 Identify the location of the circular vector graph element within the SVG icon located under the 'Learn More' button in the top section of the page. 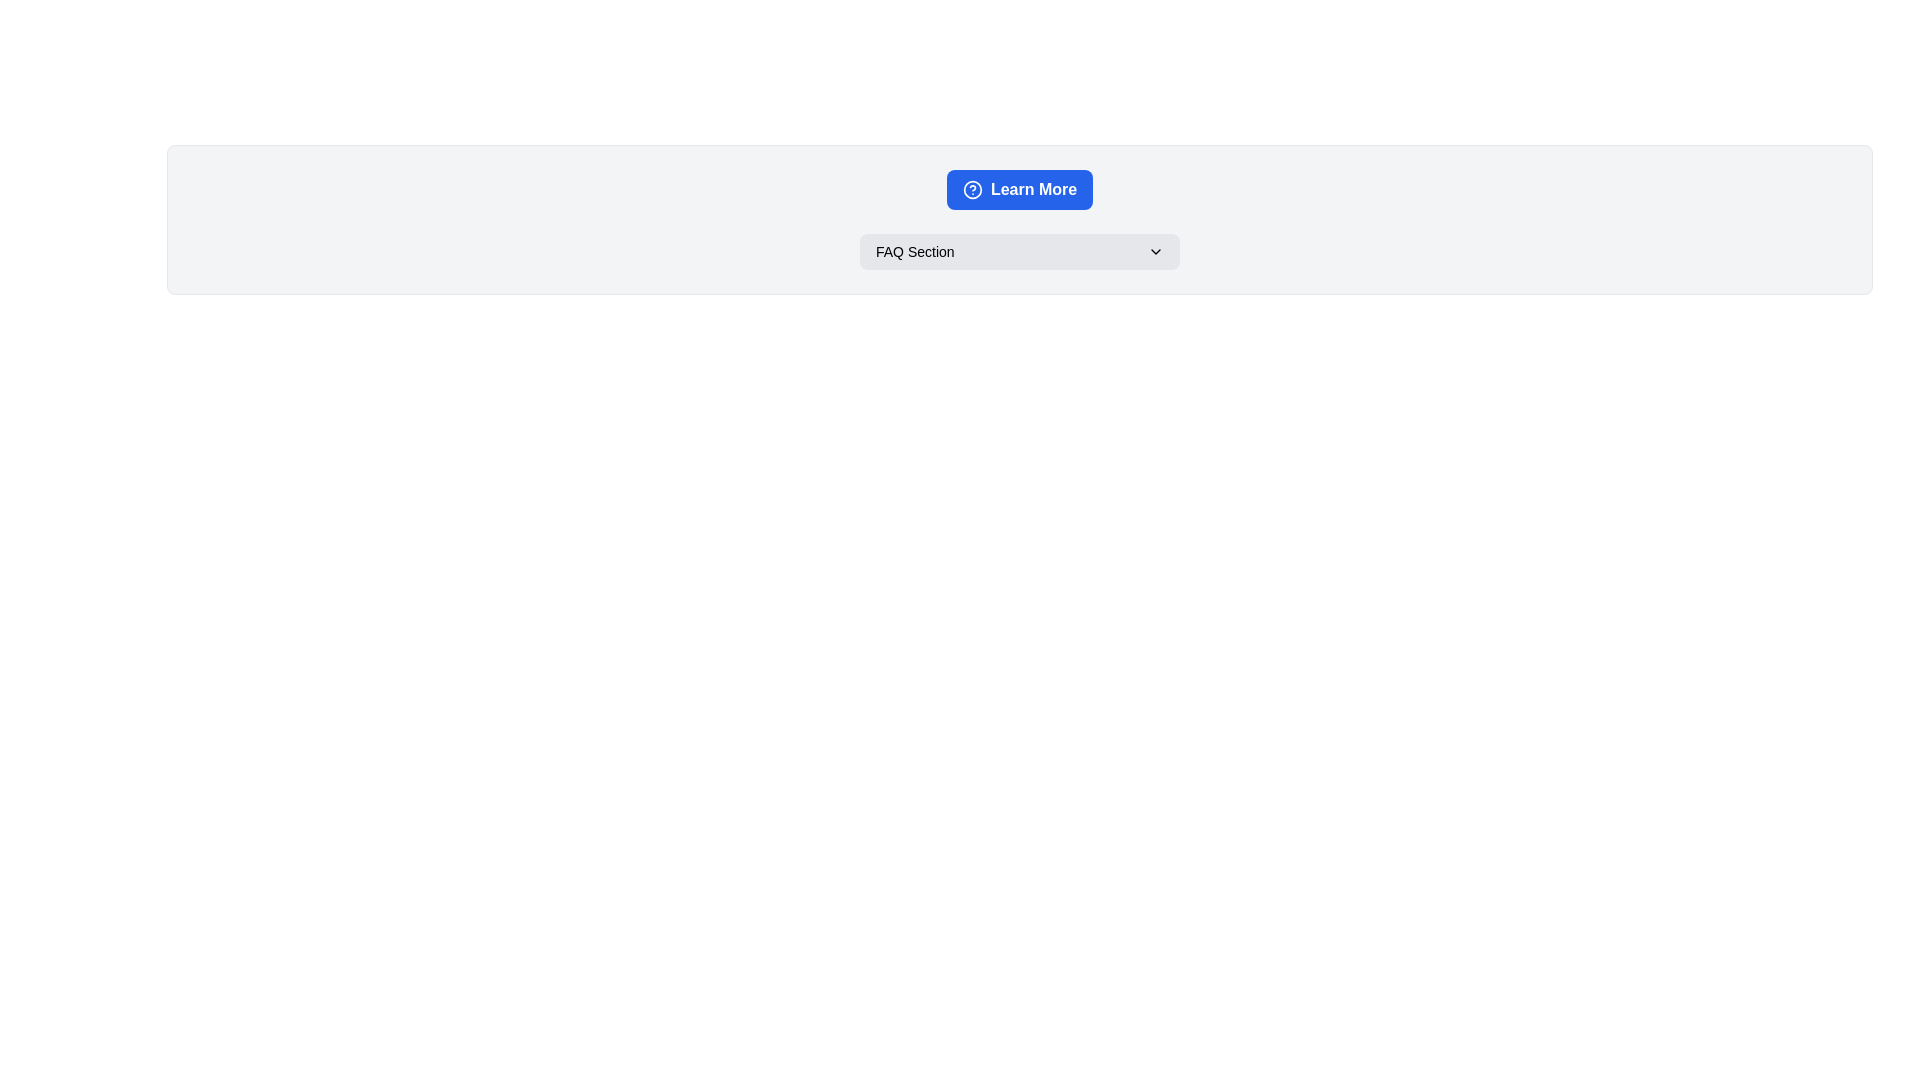
(972, 189).